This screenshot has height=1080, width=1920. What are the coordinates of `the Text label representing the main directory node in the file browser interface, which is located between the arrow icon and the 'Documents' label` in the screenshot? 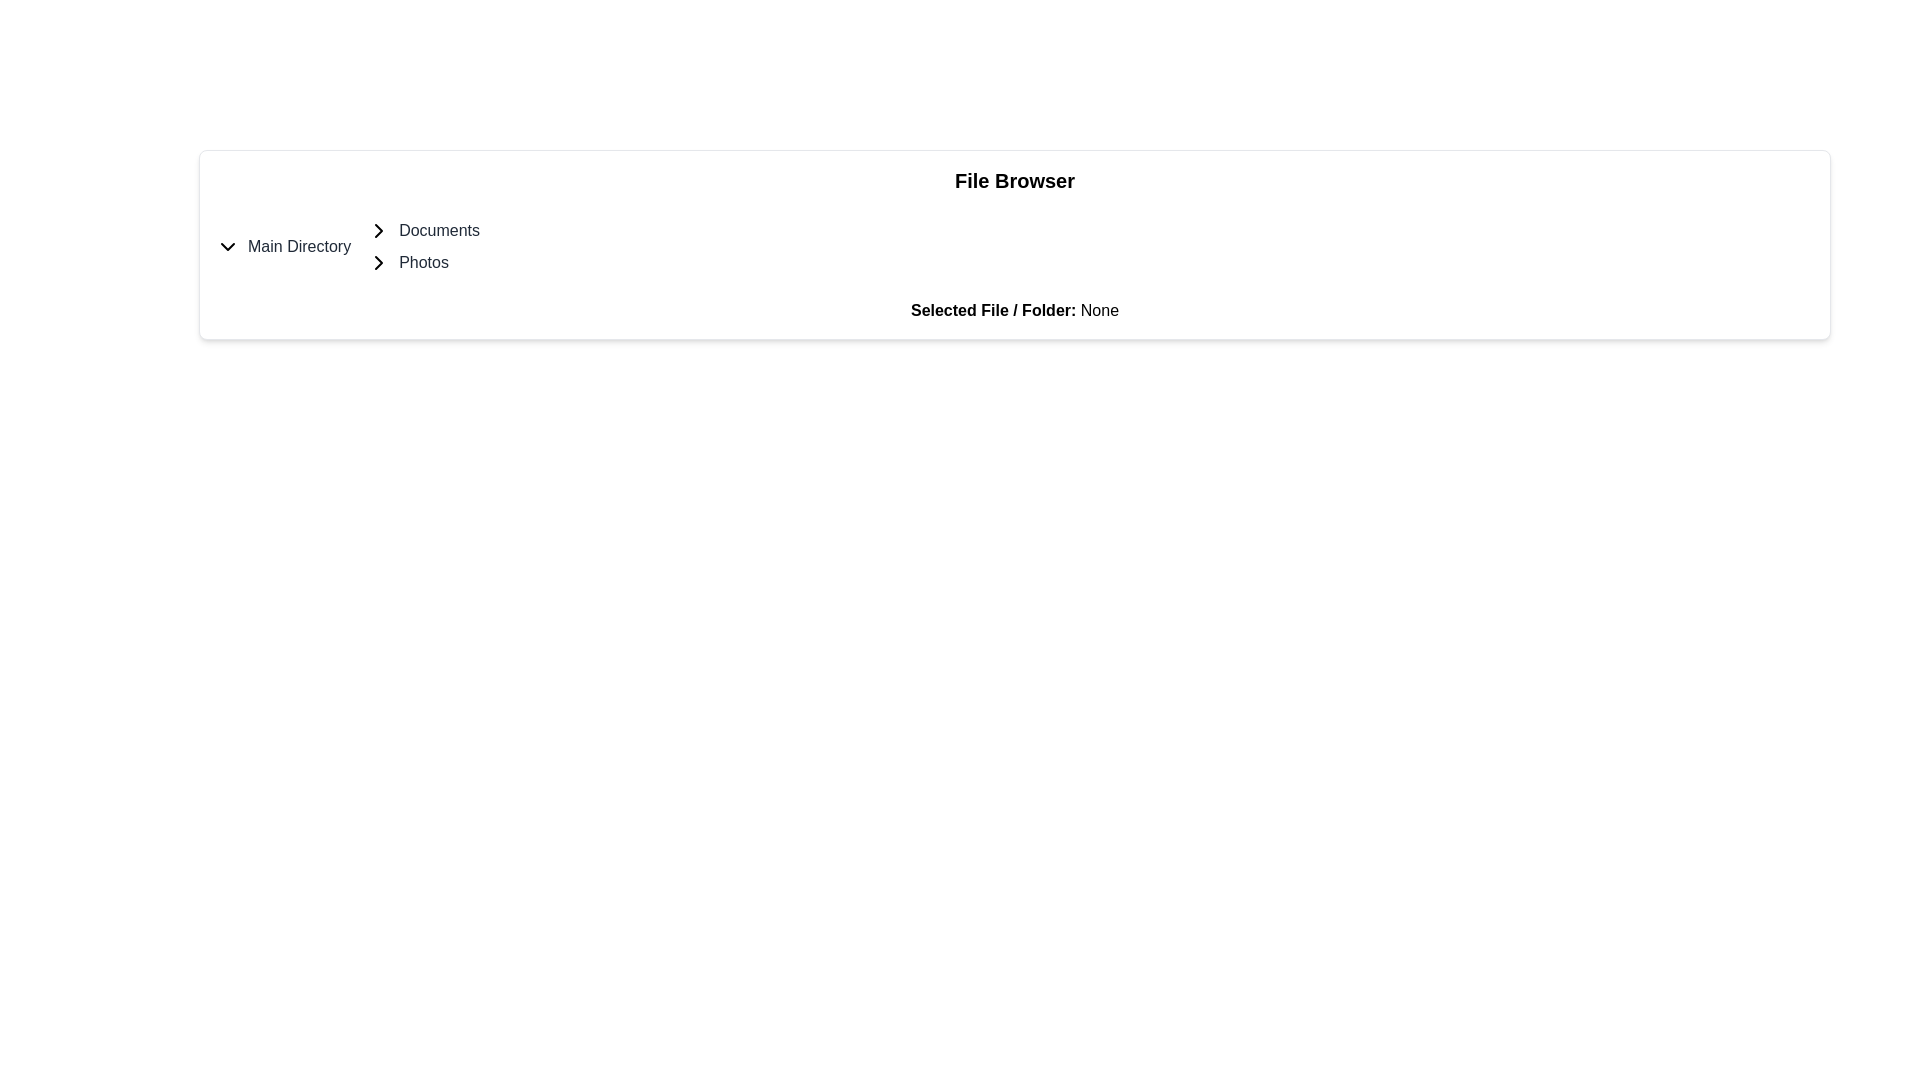 It's located at (298, 245).